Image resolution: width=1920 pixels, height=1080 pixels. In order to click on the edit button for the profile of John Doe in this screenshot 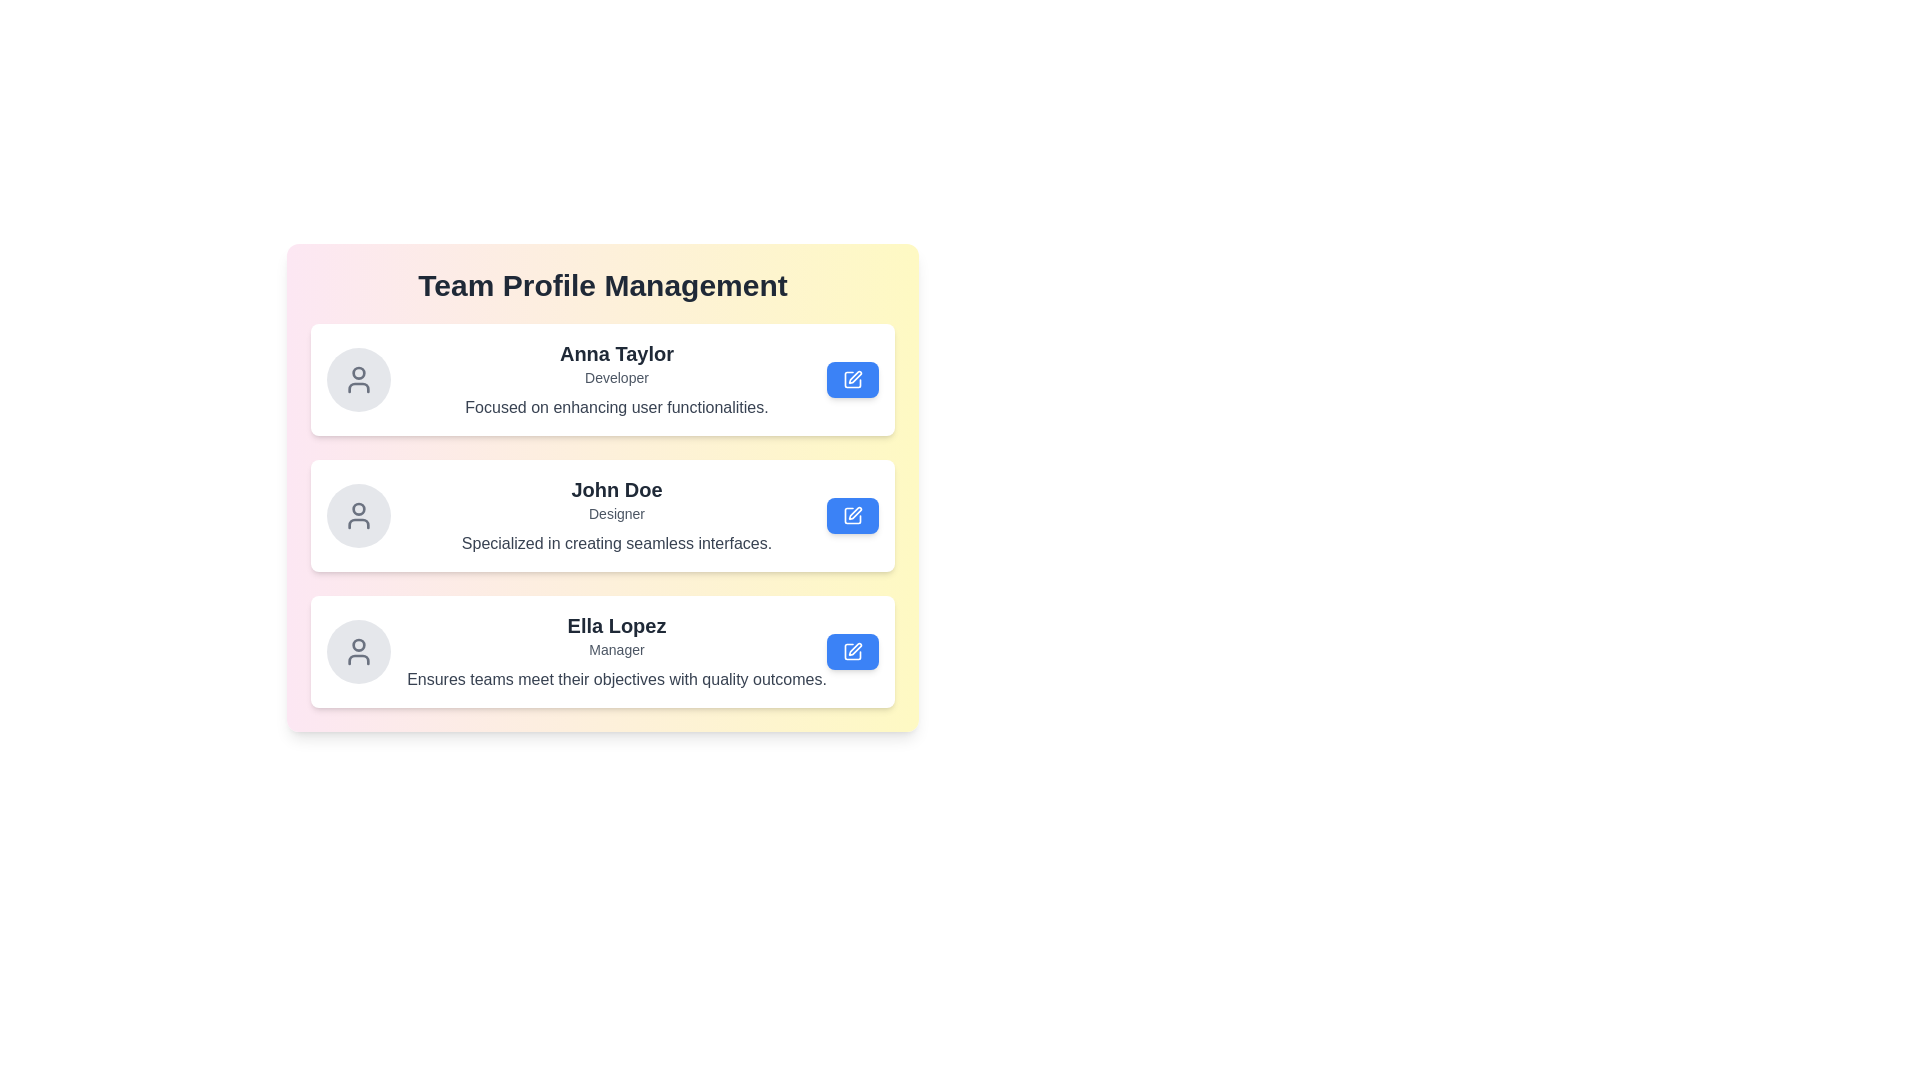, I will do `click(853, 515)`.